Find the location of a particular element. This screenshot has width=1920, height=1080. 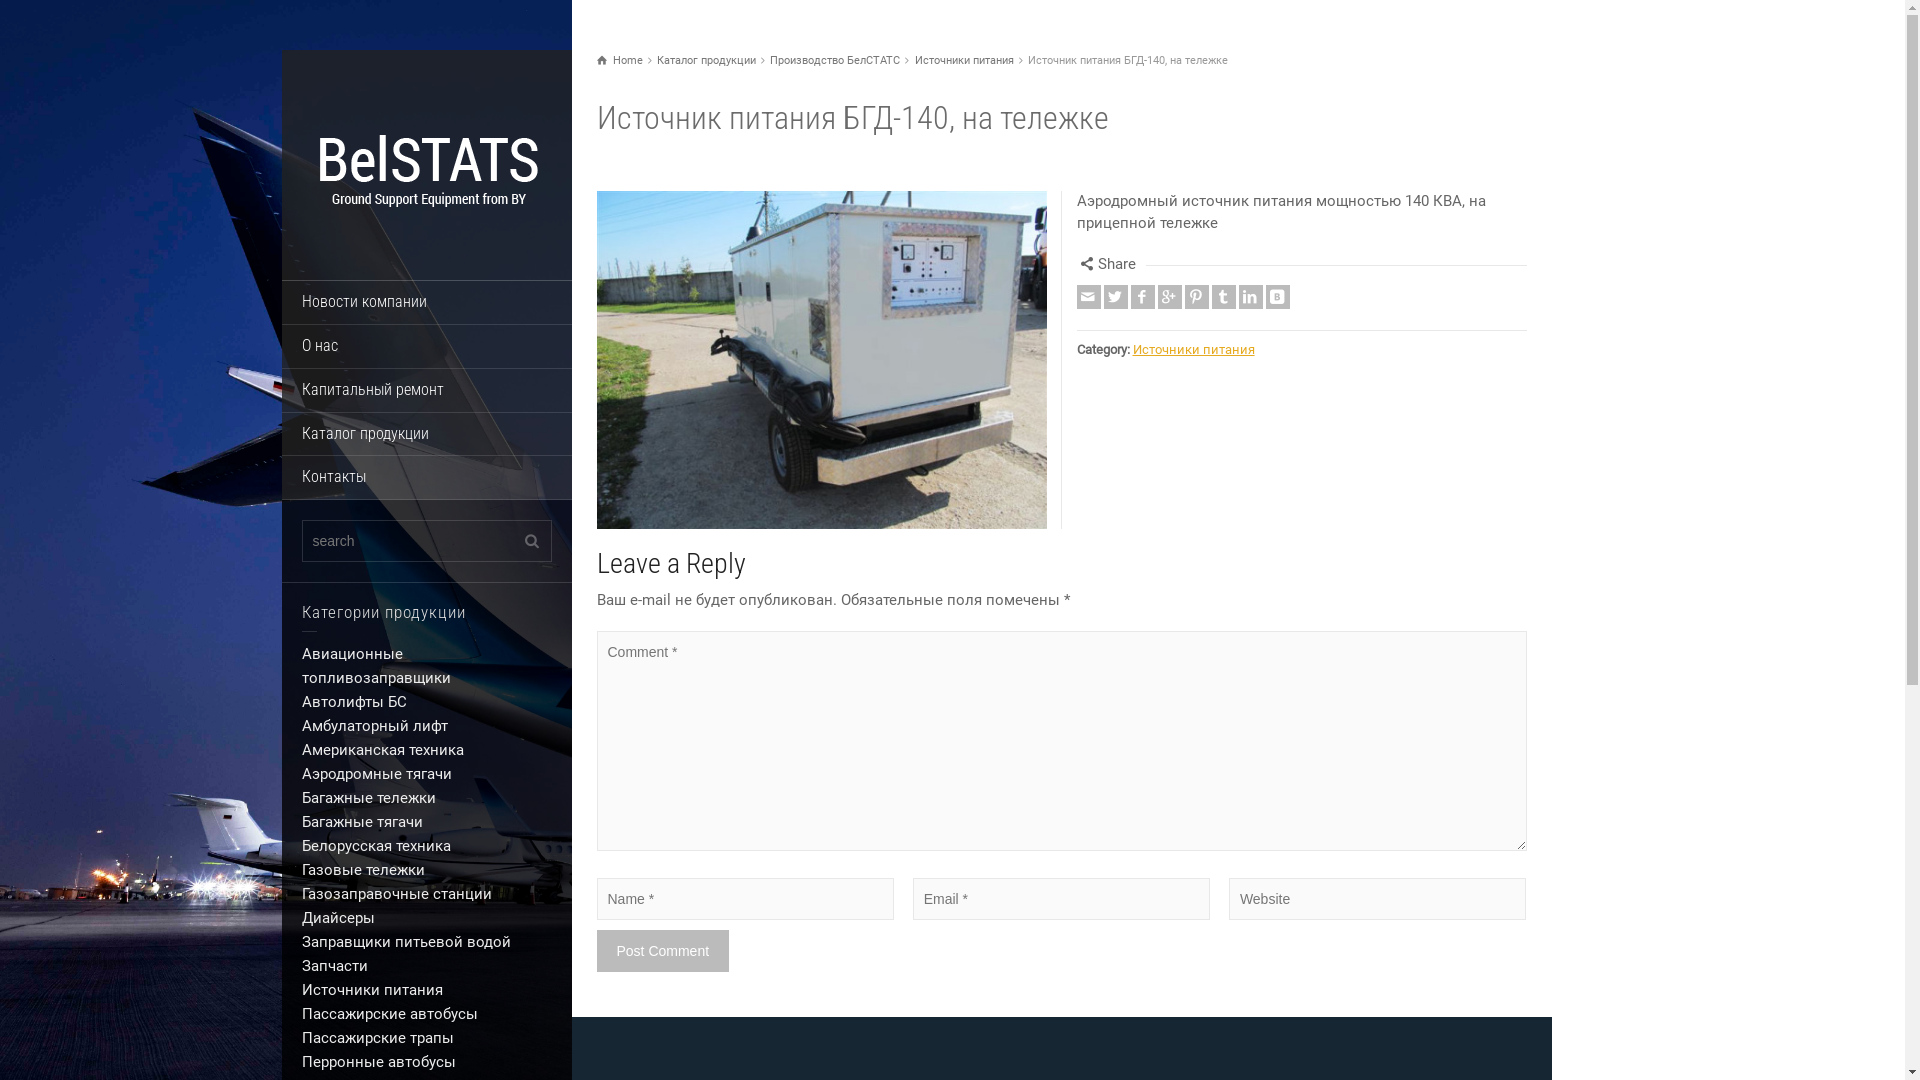

'Tumblr' is located at coordinates (1223, 297).